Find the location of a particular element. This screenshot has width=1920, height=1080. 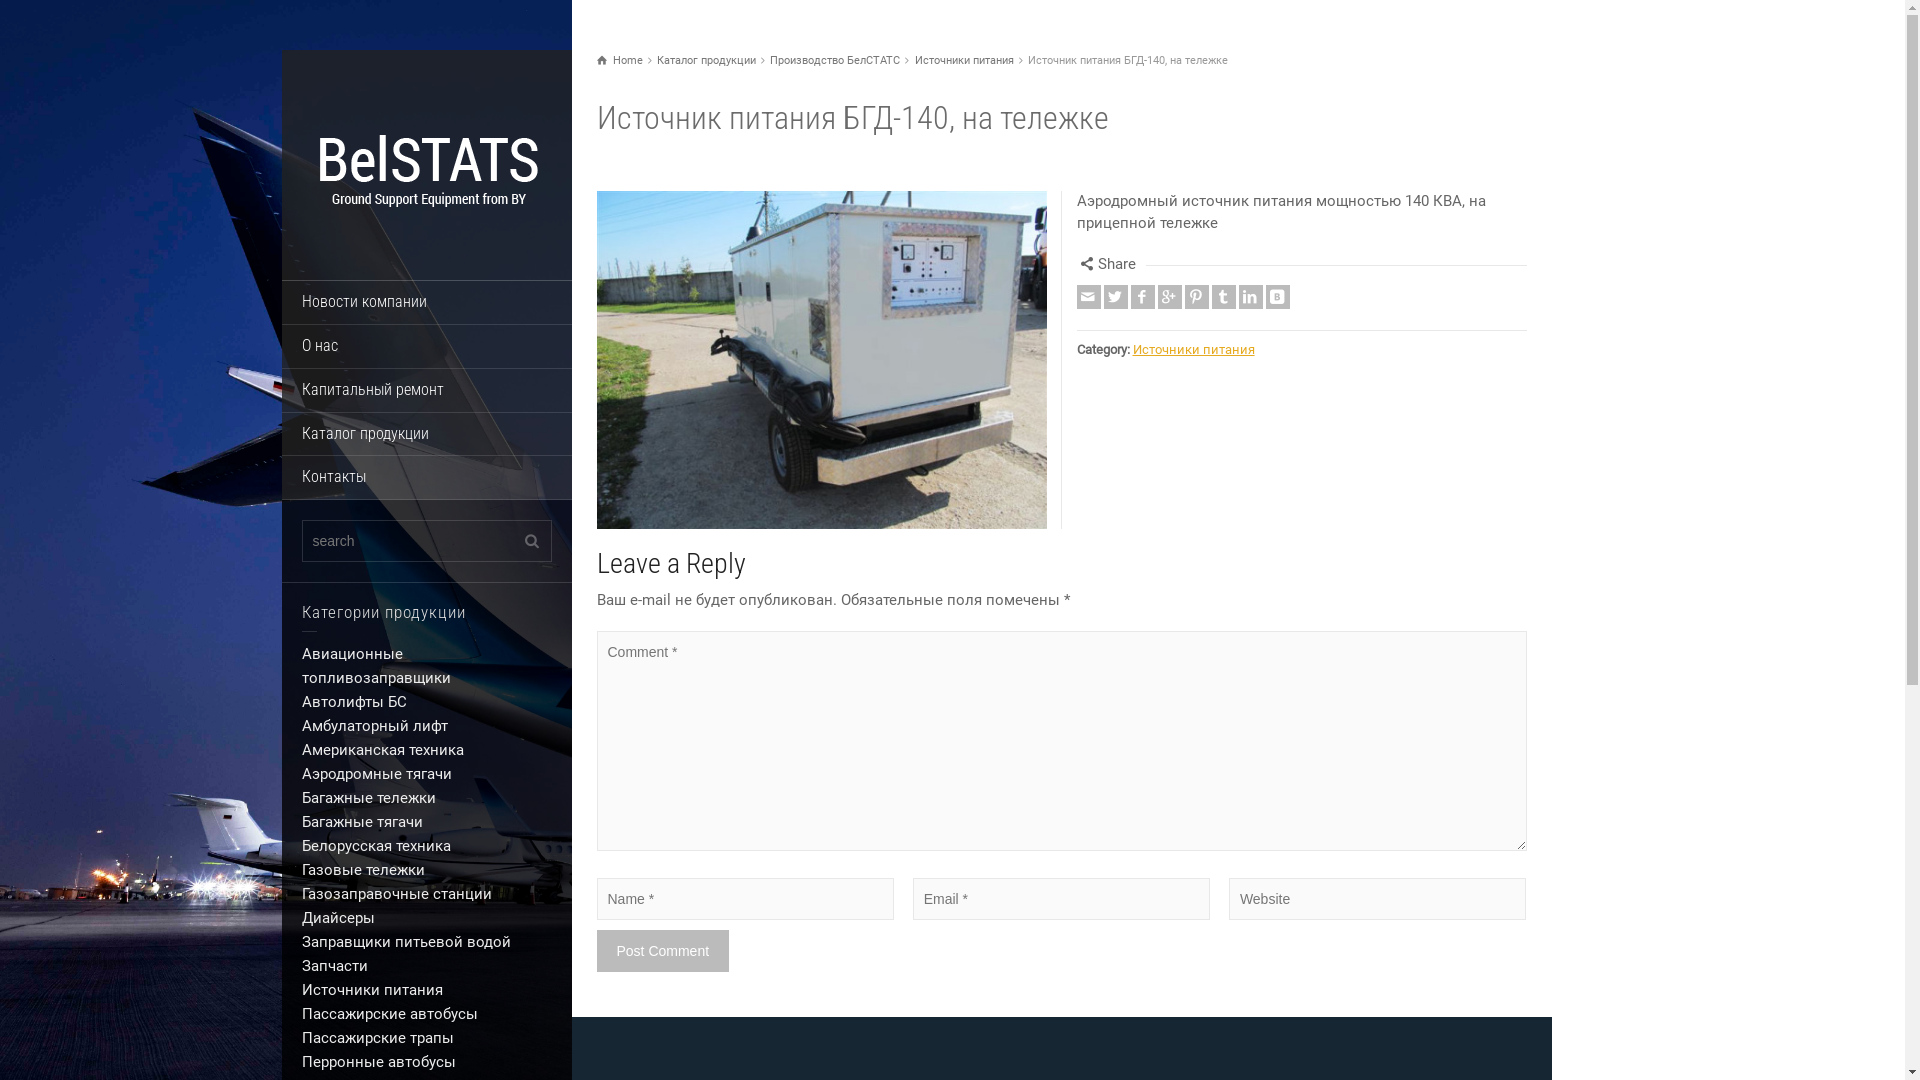

'Tumblr' is located at coordinates (1223, 297).